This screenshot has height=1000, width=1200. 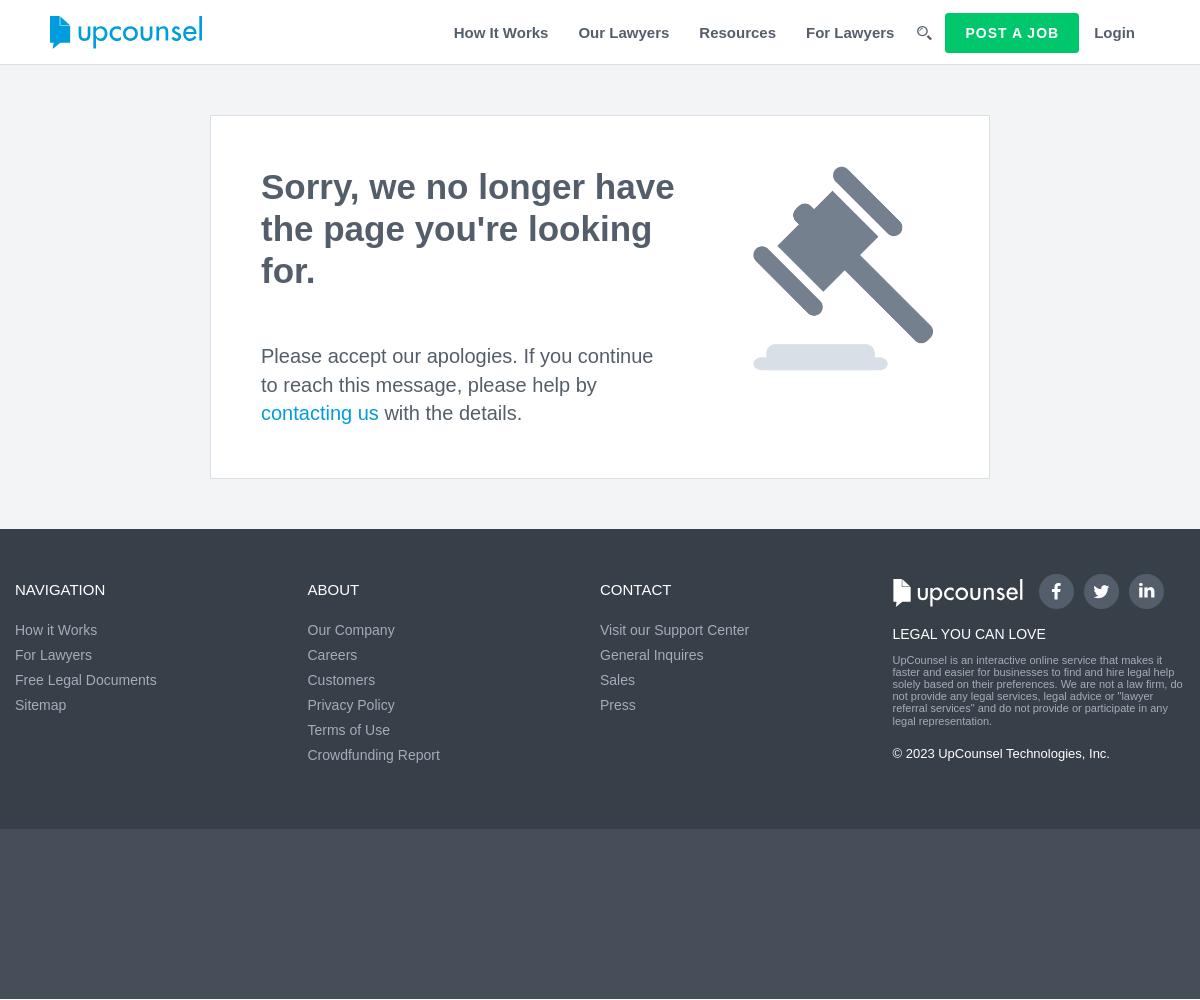 I want to click on 'with the details.', so click(x=450, y=413).